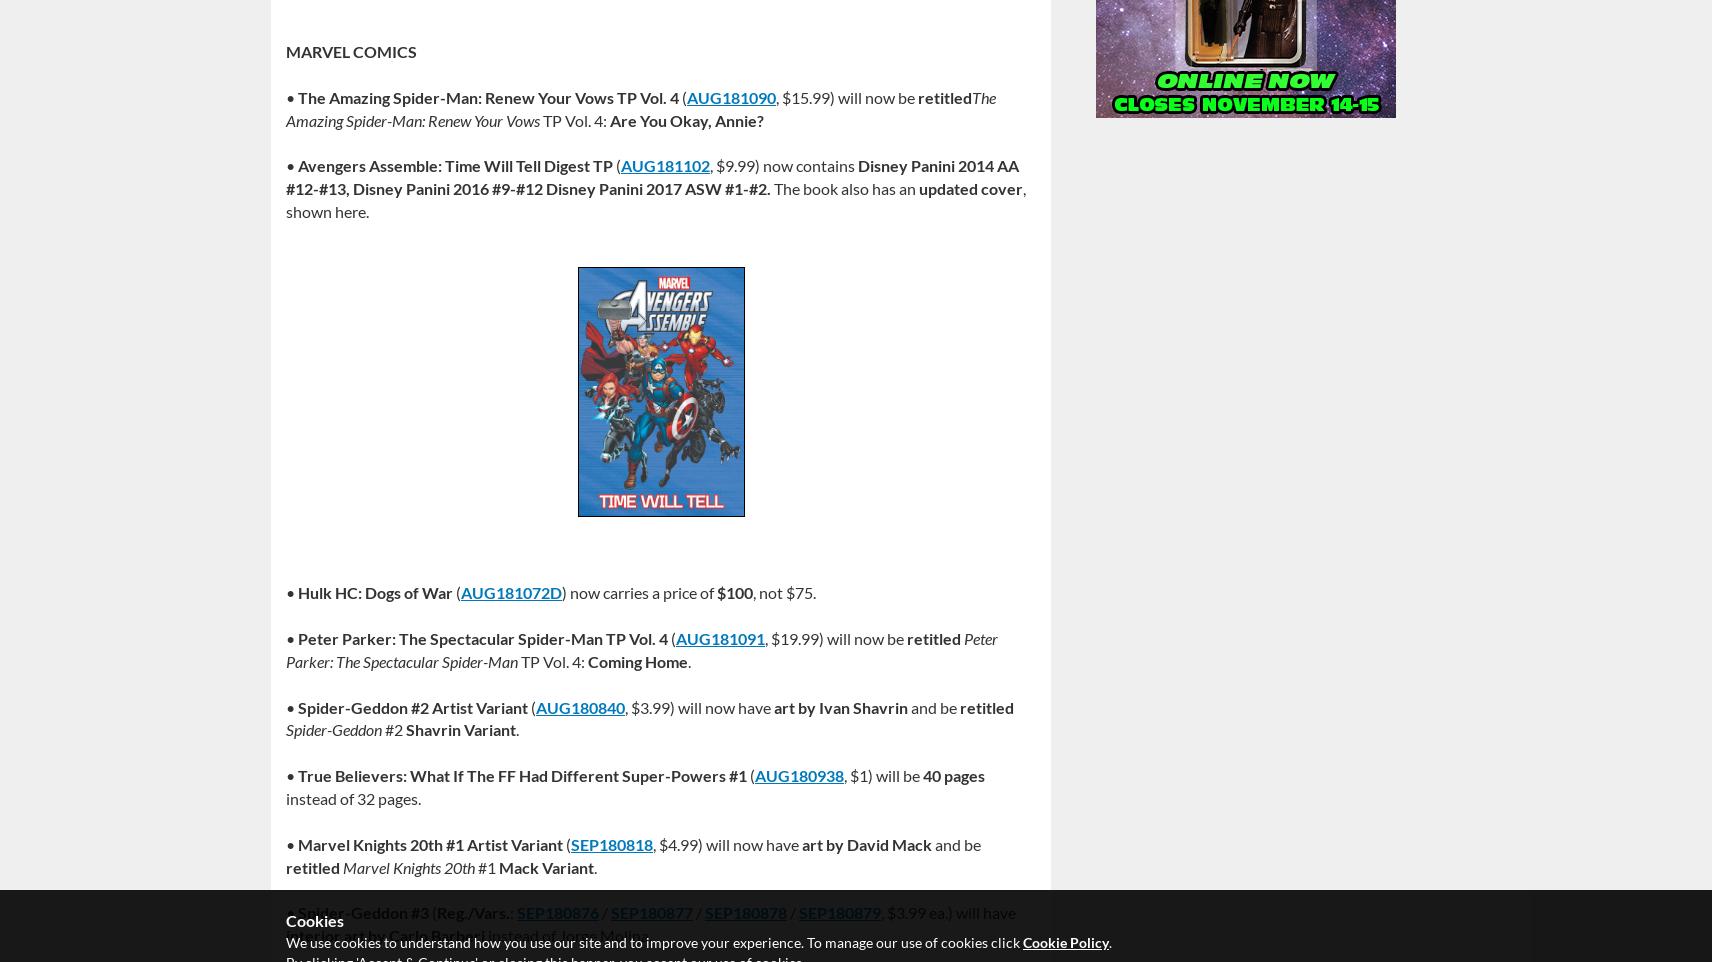  Describe the element at coordinates (879, 911) in the screenshot. I see `', $3.99 ea.) will have'` at that location.